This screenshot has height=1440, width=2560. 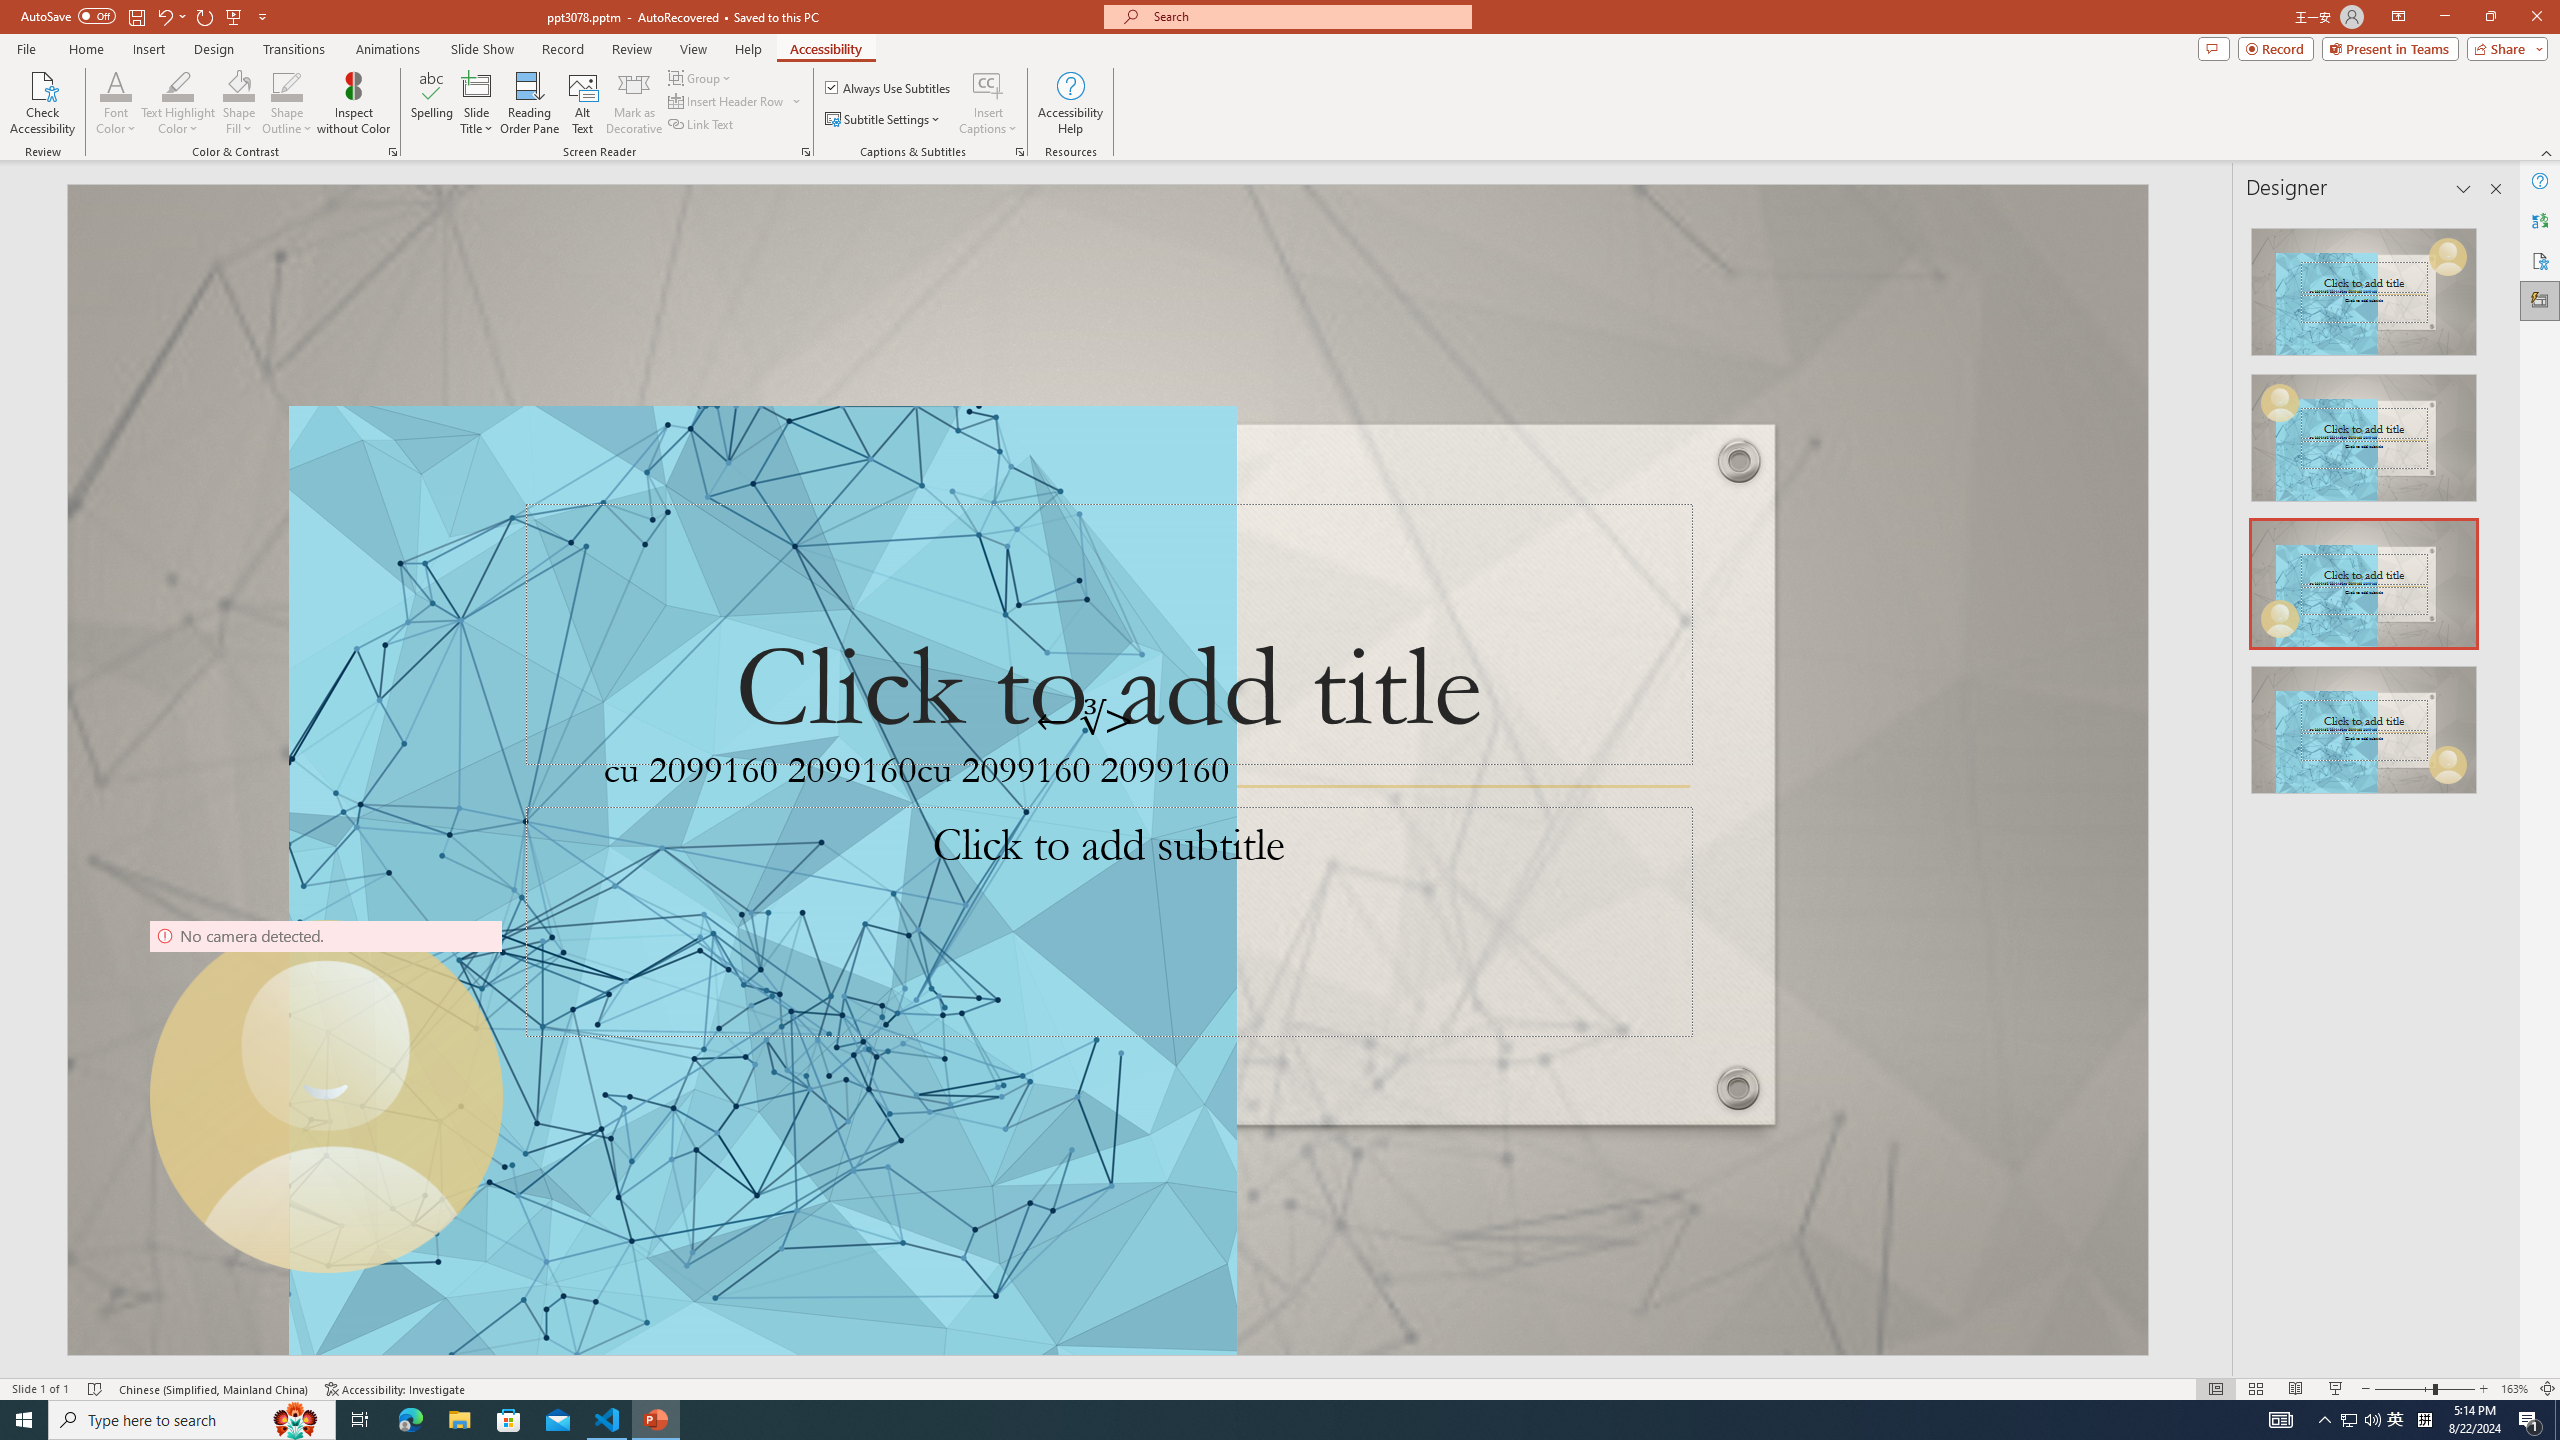 I want to click on 'Inspect without Color', so click(x=354, y=103).